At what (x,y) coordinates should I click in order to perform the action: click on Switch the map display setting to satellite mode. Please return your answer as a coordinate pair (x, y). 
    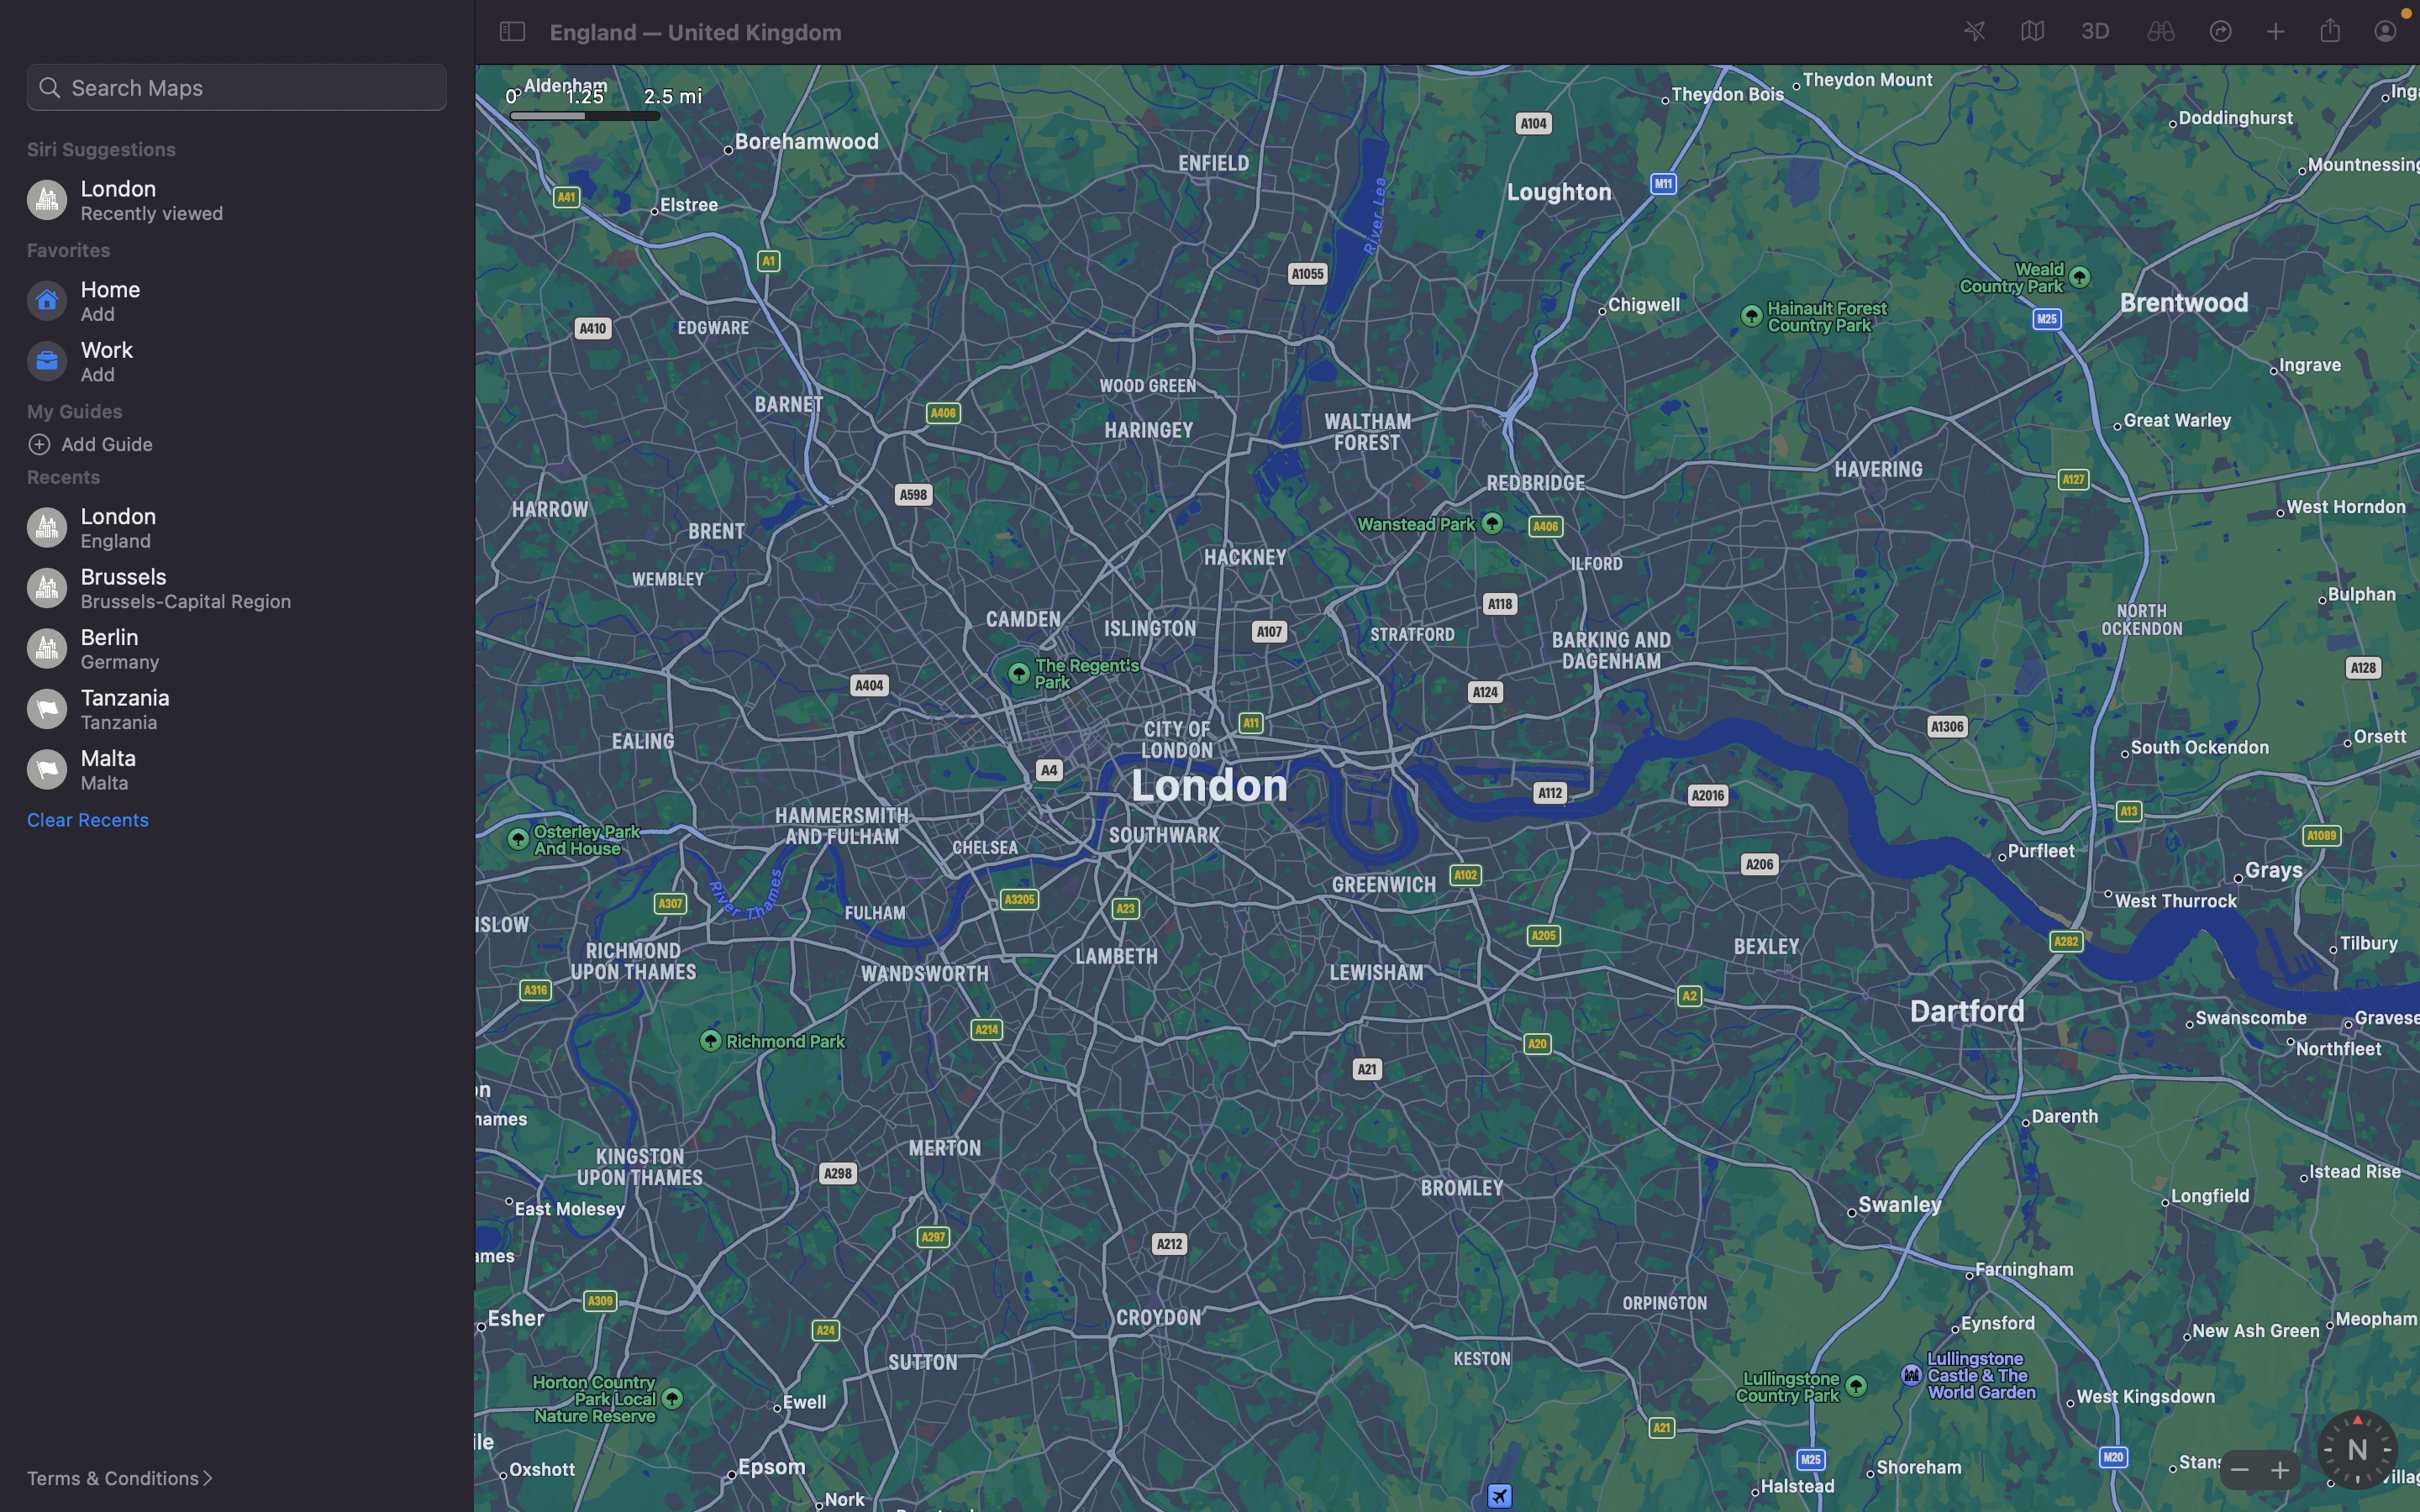
    Looking at the image, I should click on (2029, 32).